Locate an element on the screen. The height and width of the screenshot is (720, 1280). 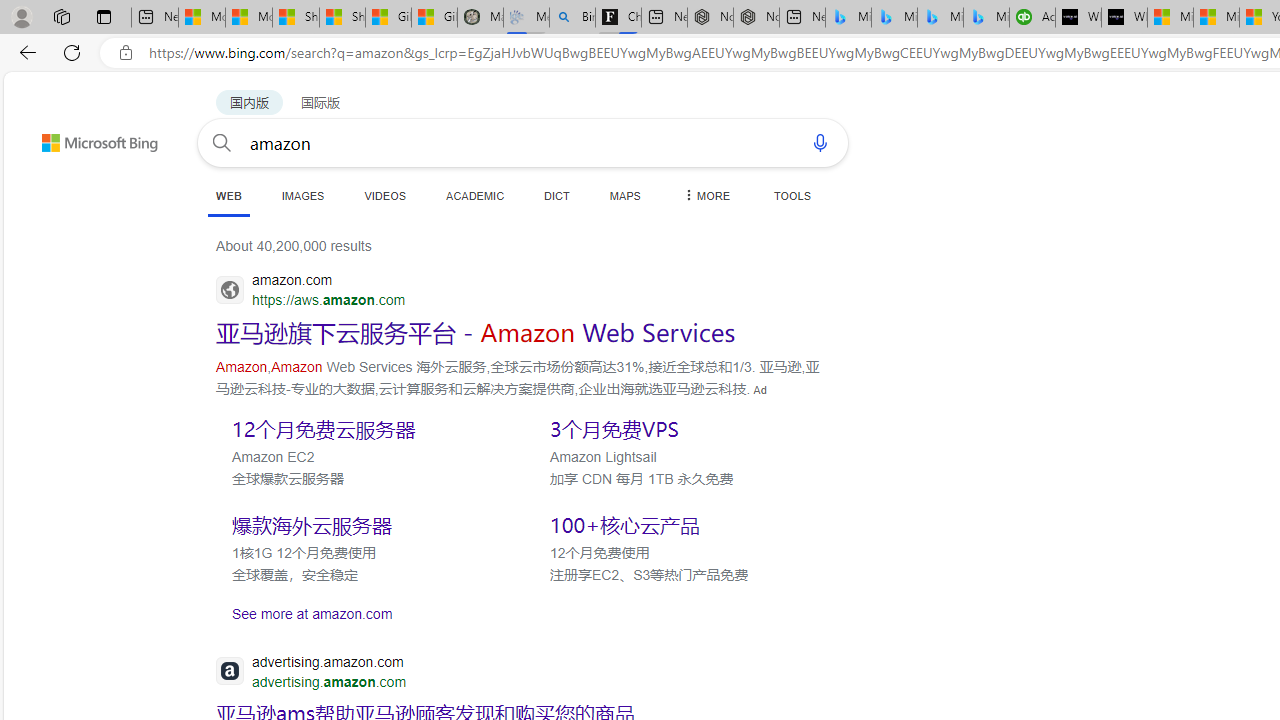
'MAPS' is located at coordinates (624, 195).